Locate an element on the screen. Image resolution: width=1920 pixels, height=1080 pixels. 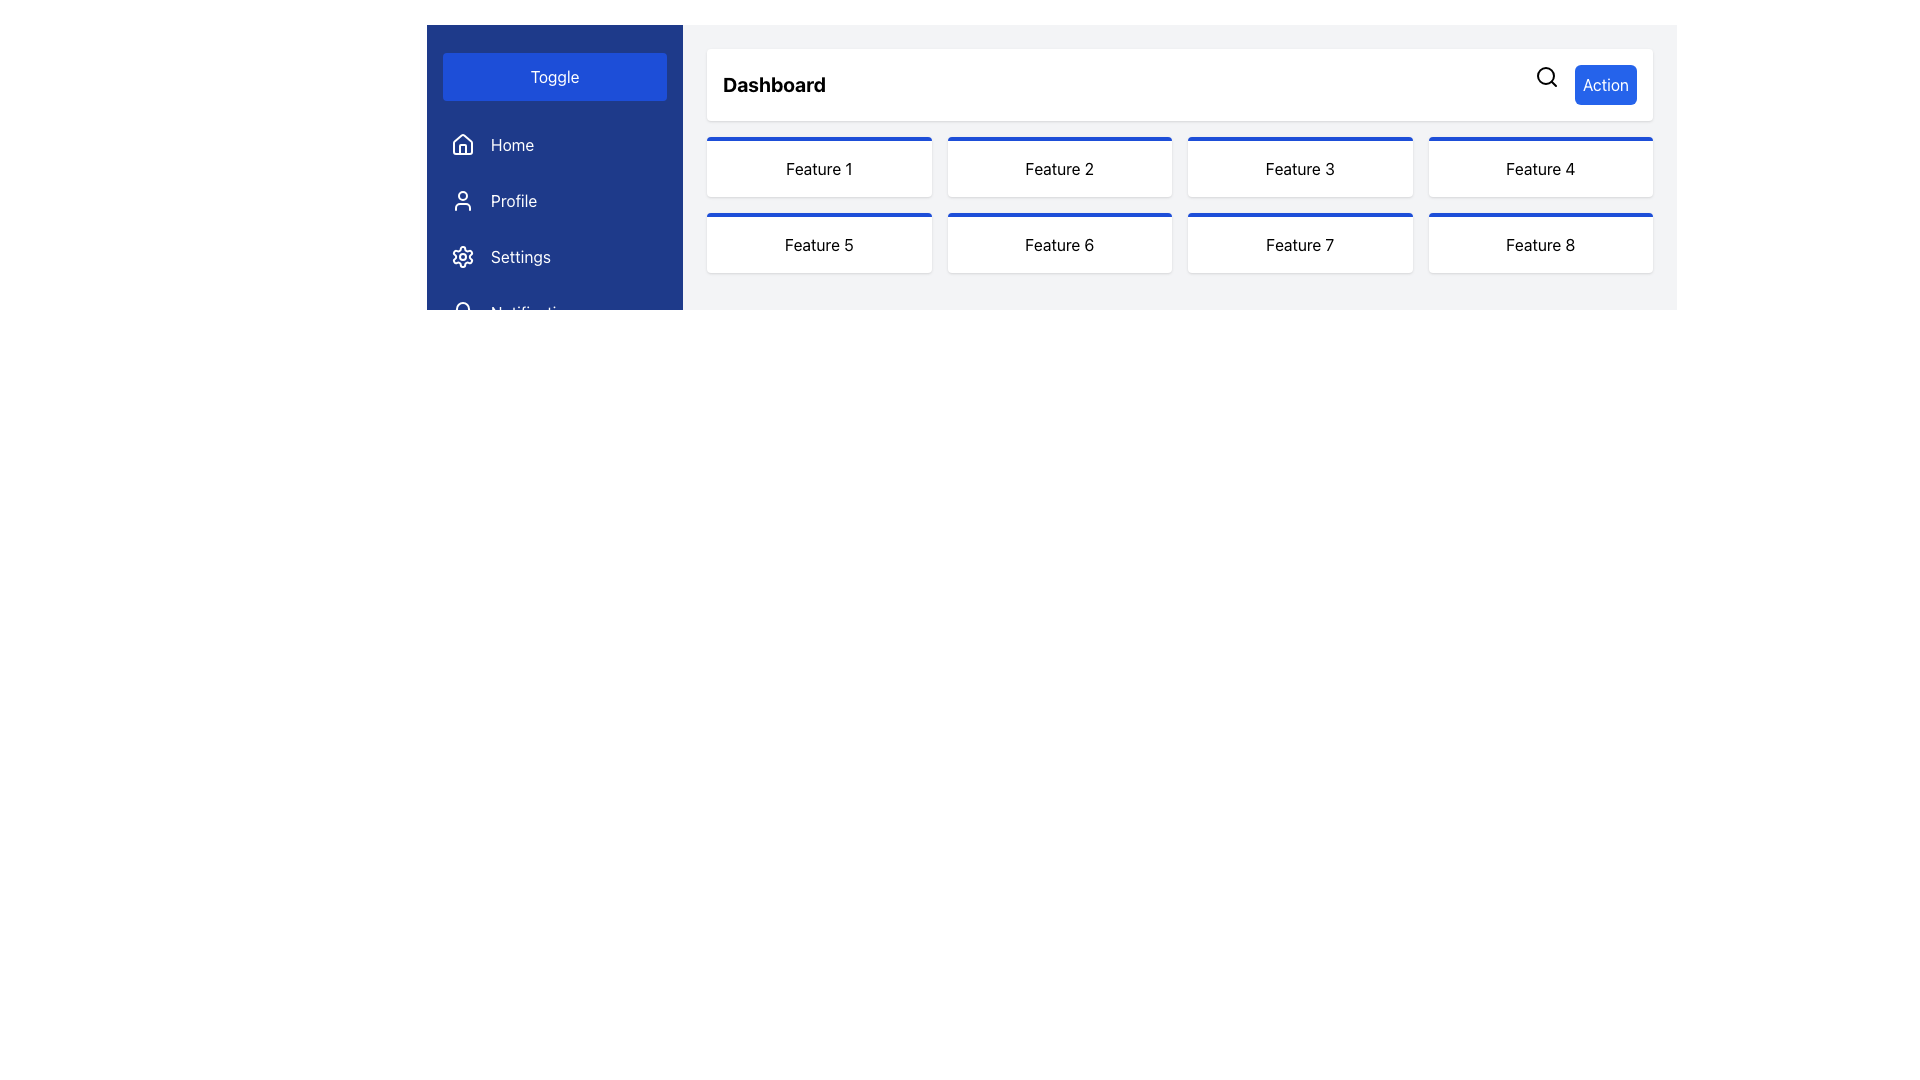
'Settings' text label located in the vertical menu bar between 'Profile' and 'Notifications' is located at coordinates (520, 256).